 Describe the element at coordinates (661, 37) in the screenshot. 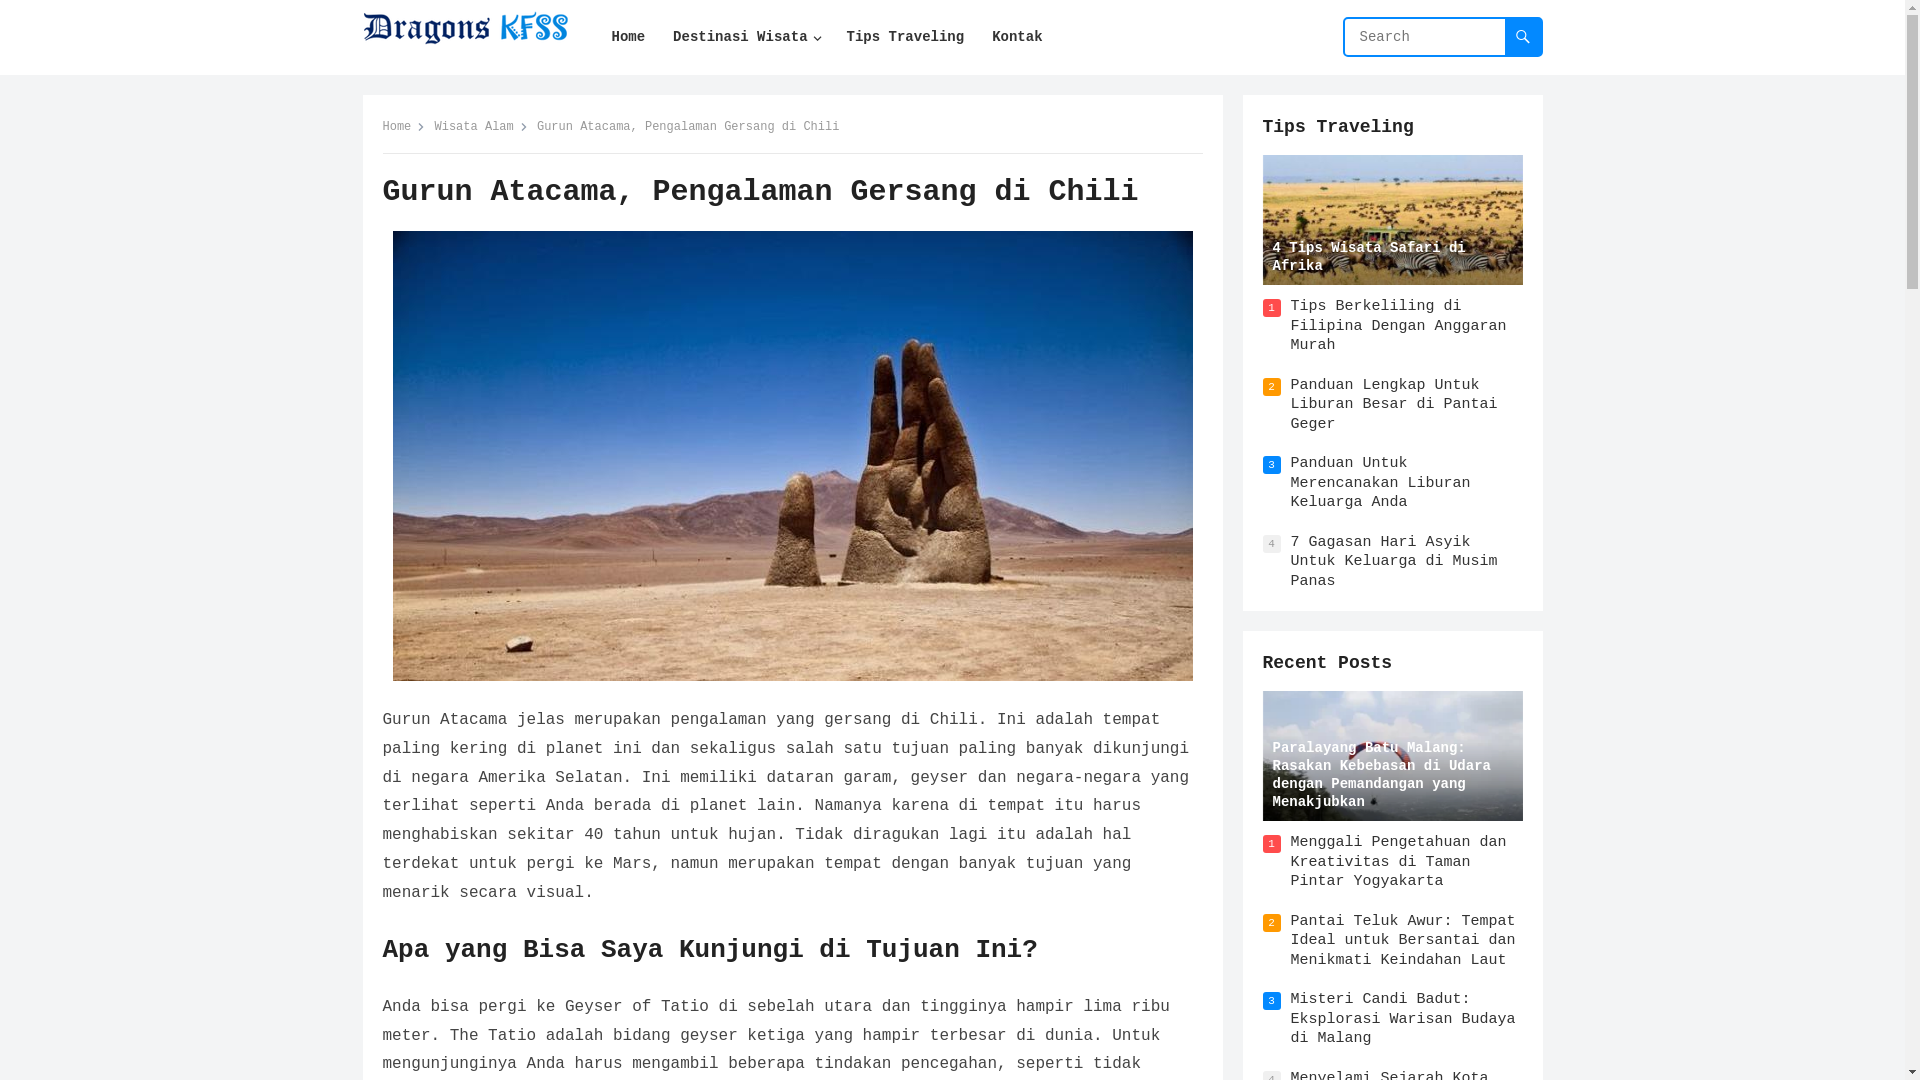

I see `'Destinasi Wisata'` at that location.